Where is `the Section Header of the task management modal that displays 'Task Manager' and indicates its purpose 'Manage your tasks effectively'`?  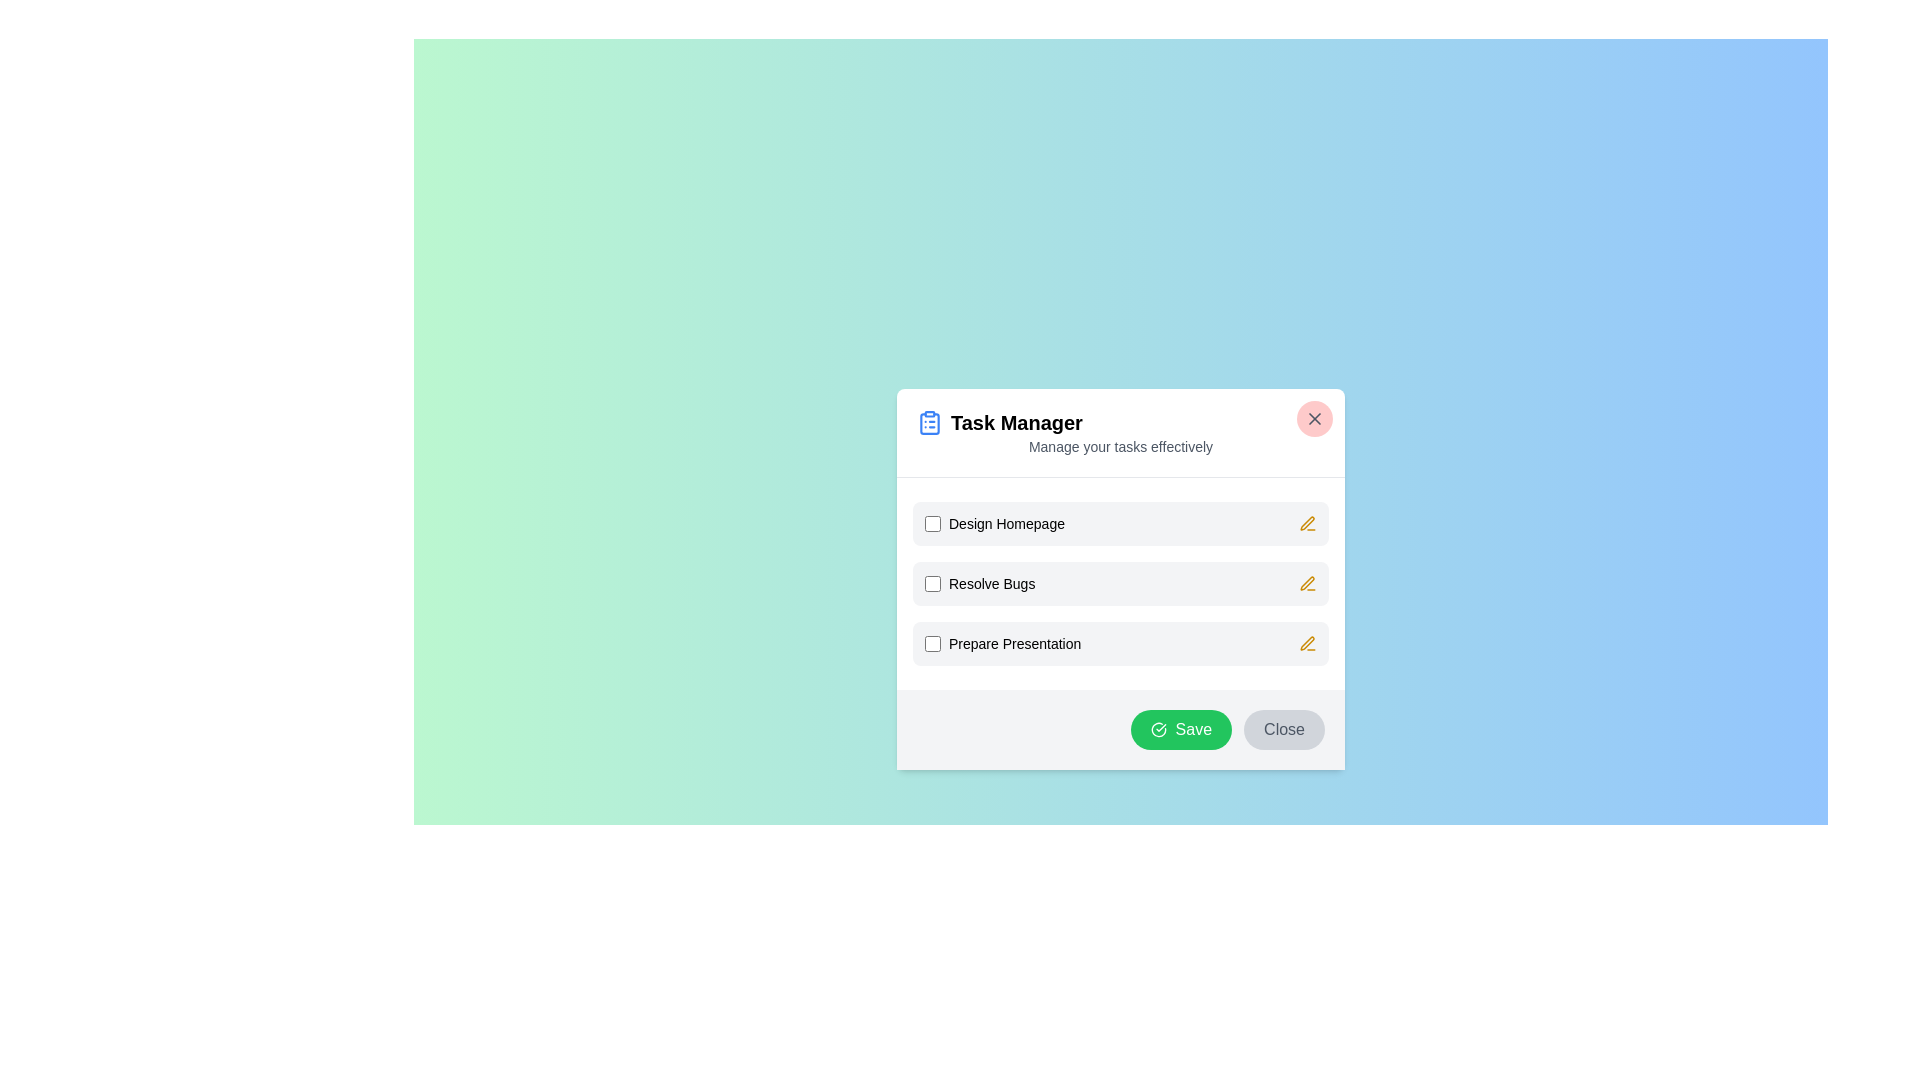 the Section Header of the task management modal that displays 'Task Manager' and indicates its purpose 'Manage your tasks effectively' is located at coordinates (1121, 431).